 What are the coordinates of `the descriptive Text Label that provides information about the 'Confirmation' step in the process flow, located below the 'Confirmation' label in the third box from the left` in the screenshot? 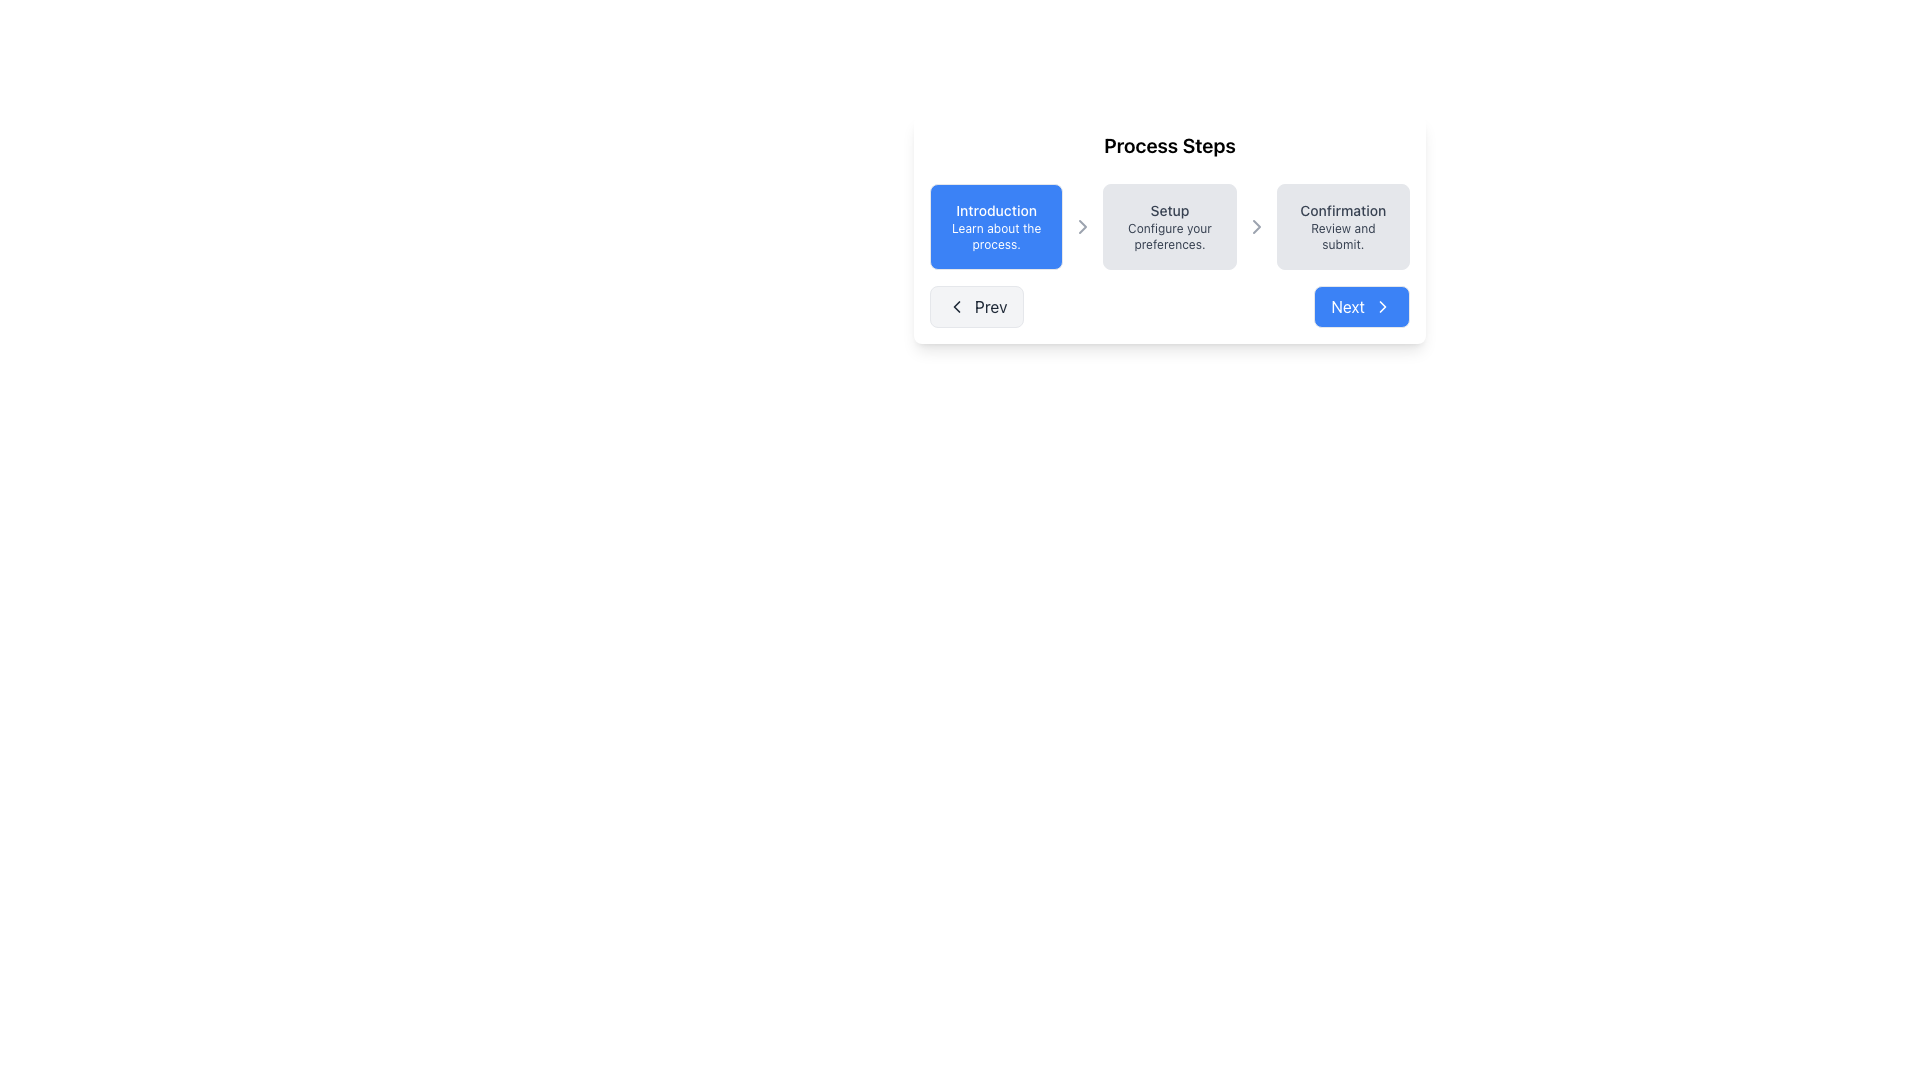 It's located at (1343, 235).